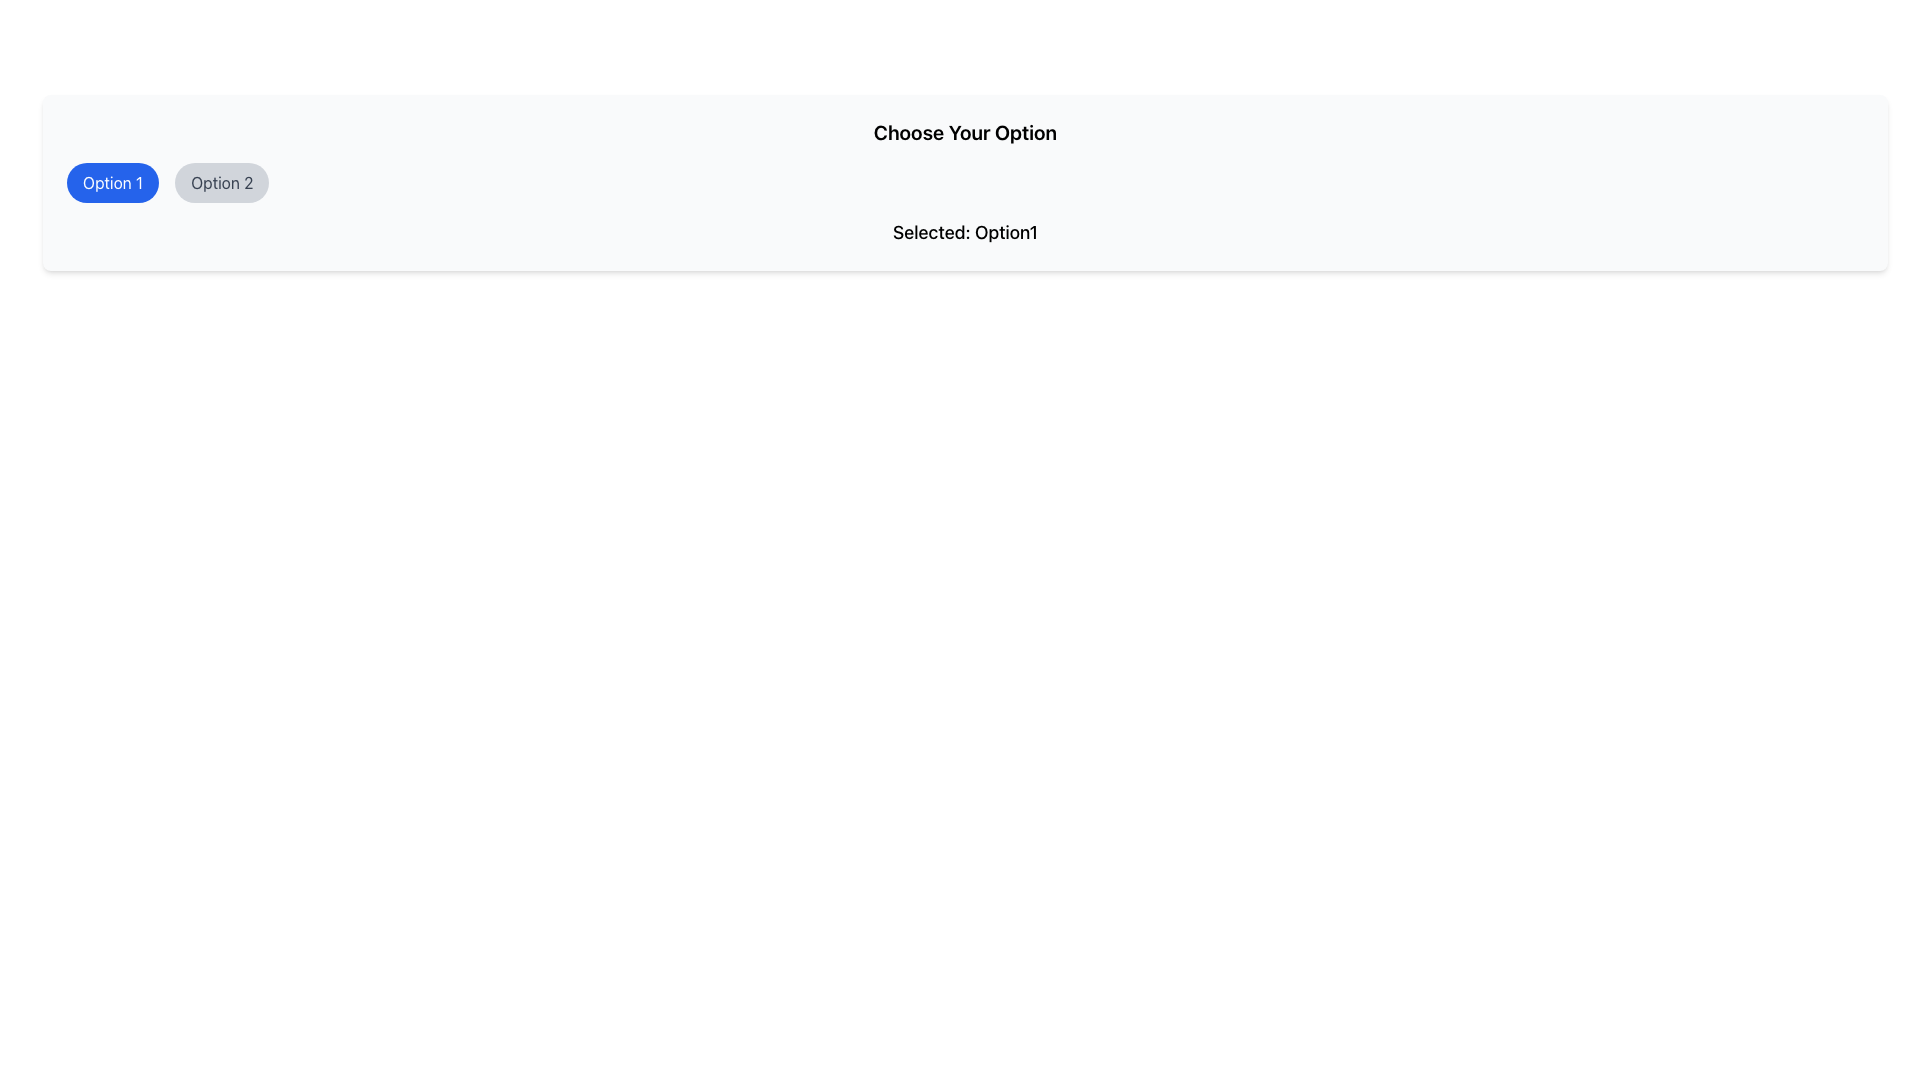 This screenshot has width=1920, height=1080. What do you see at coordinates (965, 231) in the screenshot?
I see `the Text Label that displays the currently selected option, which shows 'Selected: Option1' and is located below the buttons in the selection interface` at bounding box center [965, 231].